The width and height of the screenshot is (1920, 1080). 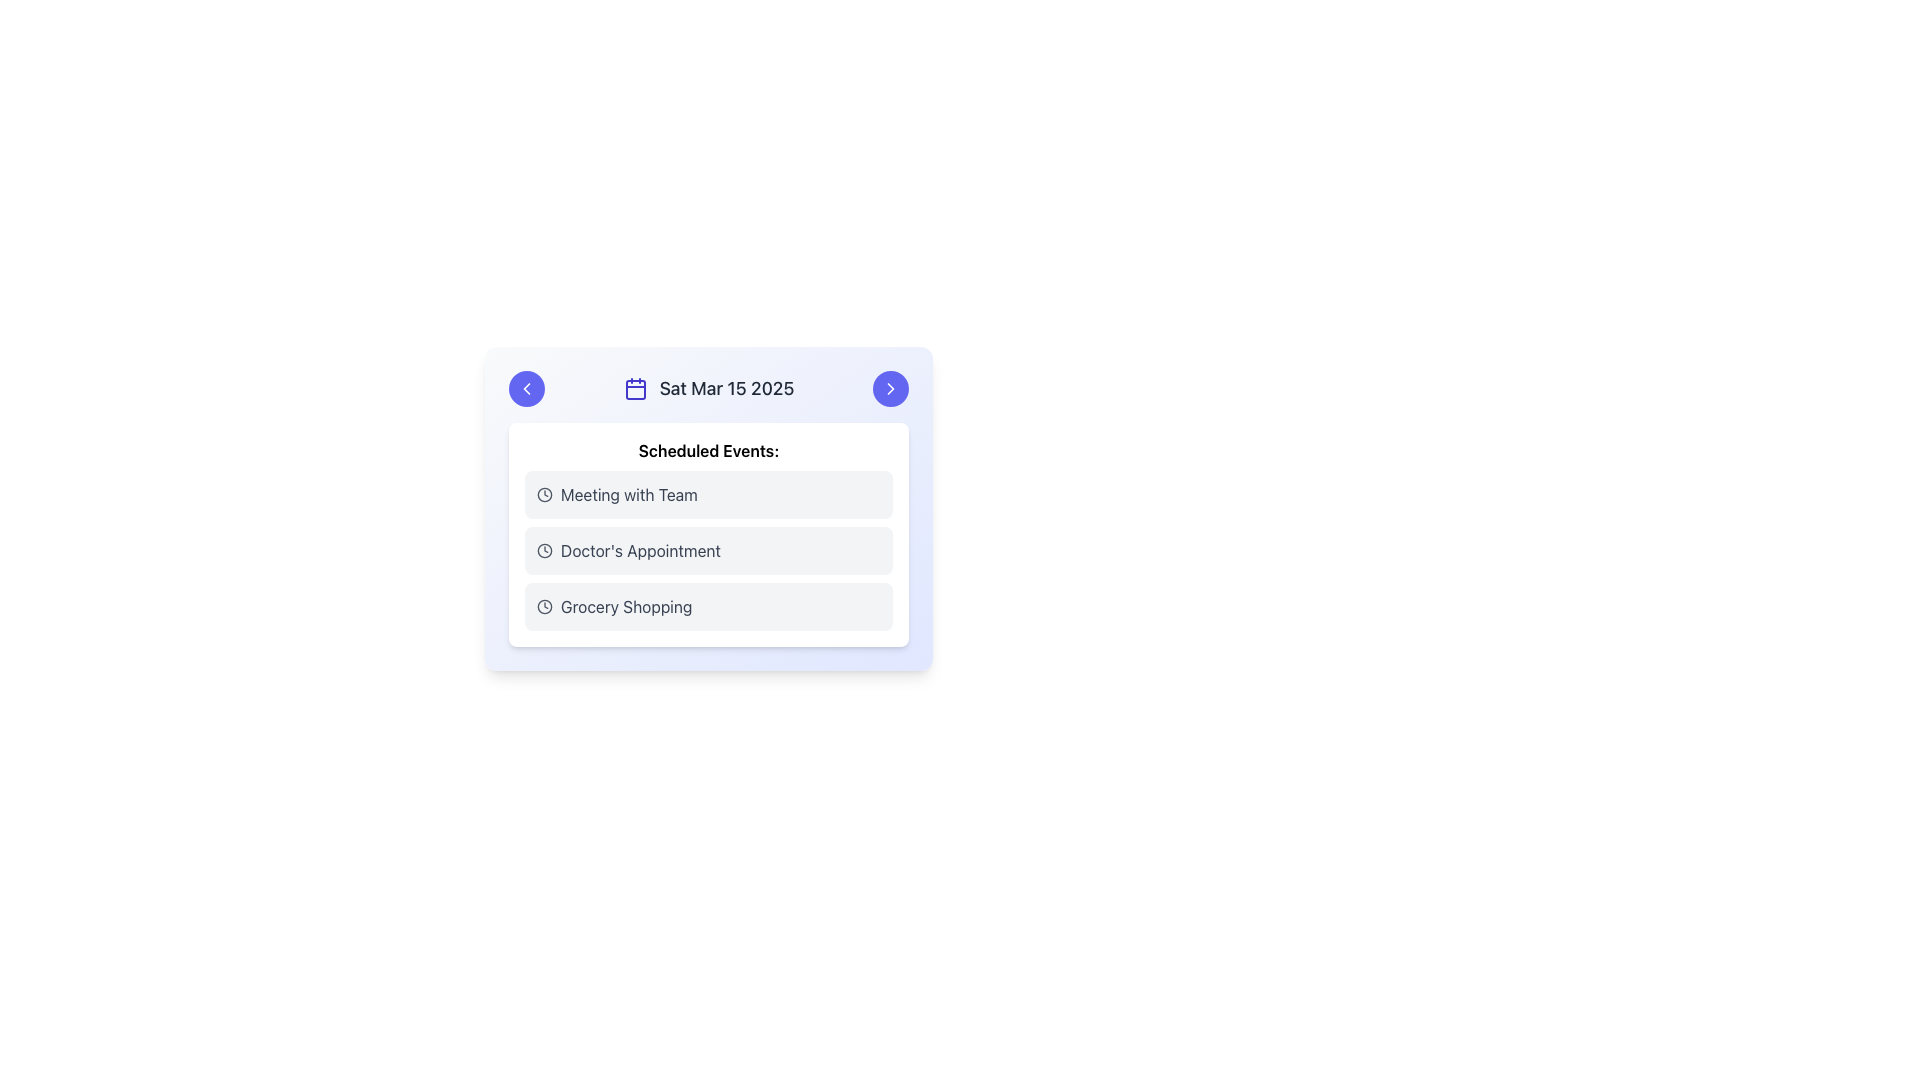 I want to click on the TextLabel representing the scheduled event titled 'Grocery Shopping', located in the third position of the 'Scheduled Events' list, so click(x=625, y=605).